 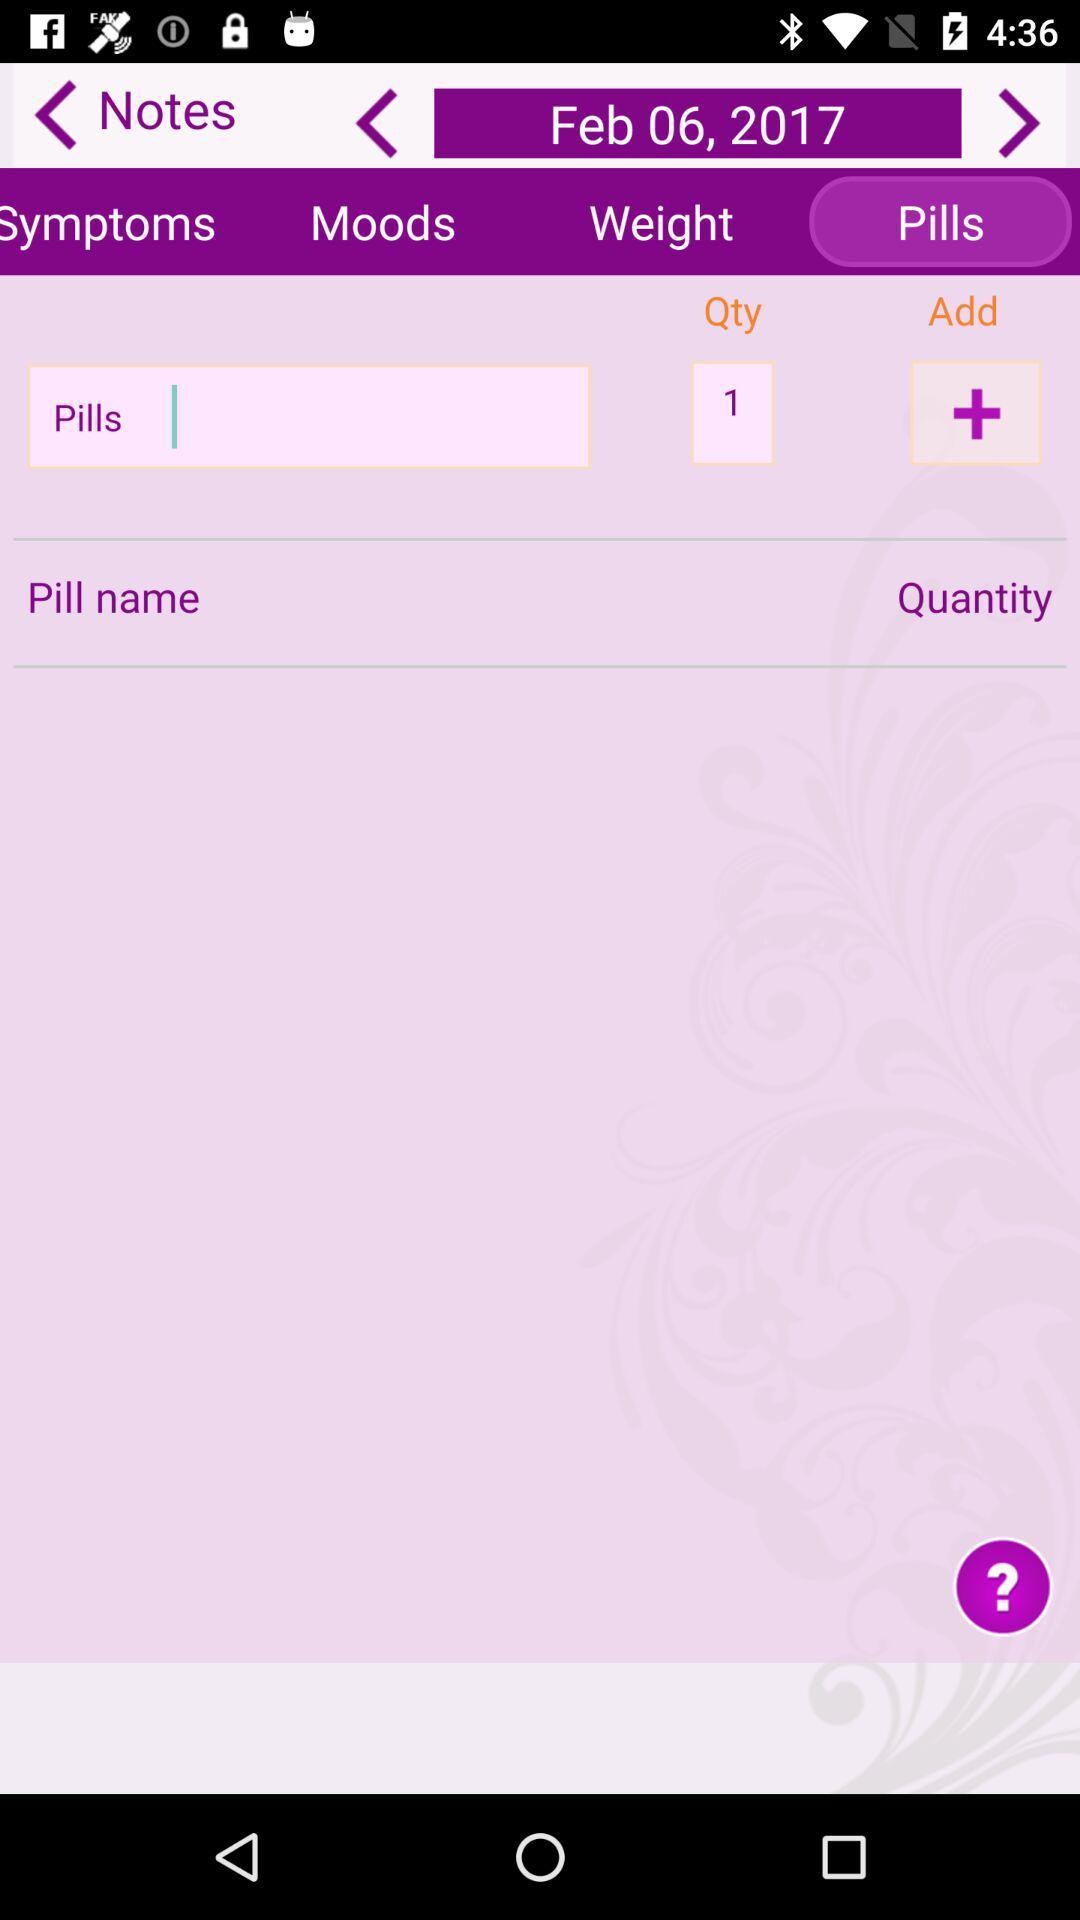 What do you see at coordinates (975, 412) in the screenshot?
I see `more file` at bounding box center [975, 412].